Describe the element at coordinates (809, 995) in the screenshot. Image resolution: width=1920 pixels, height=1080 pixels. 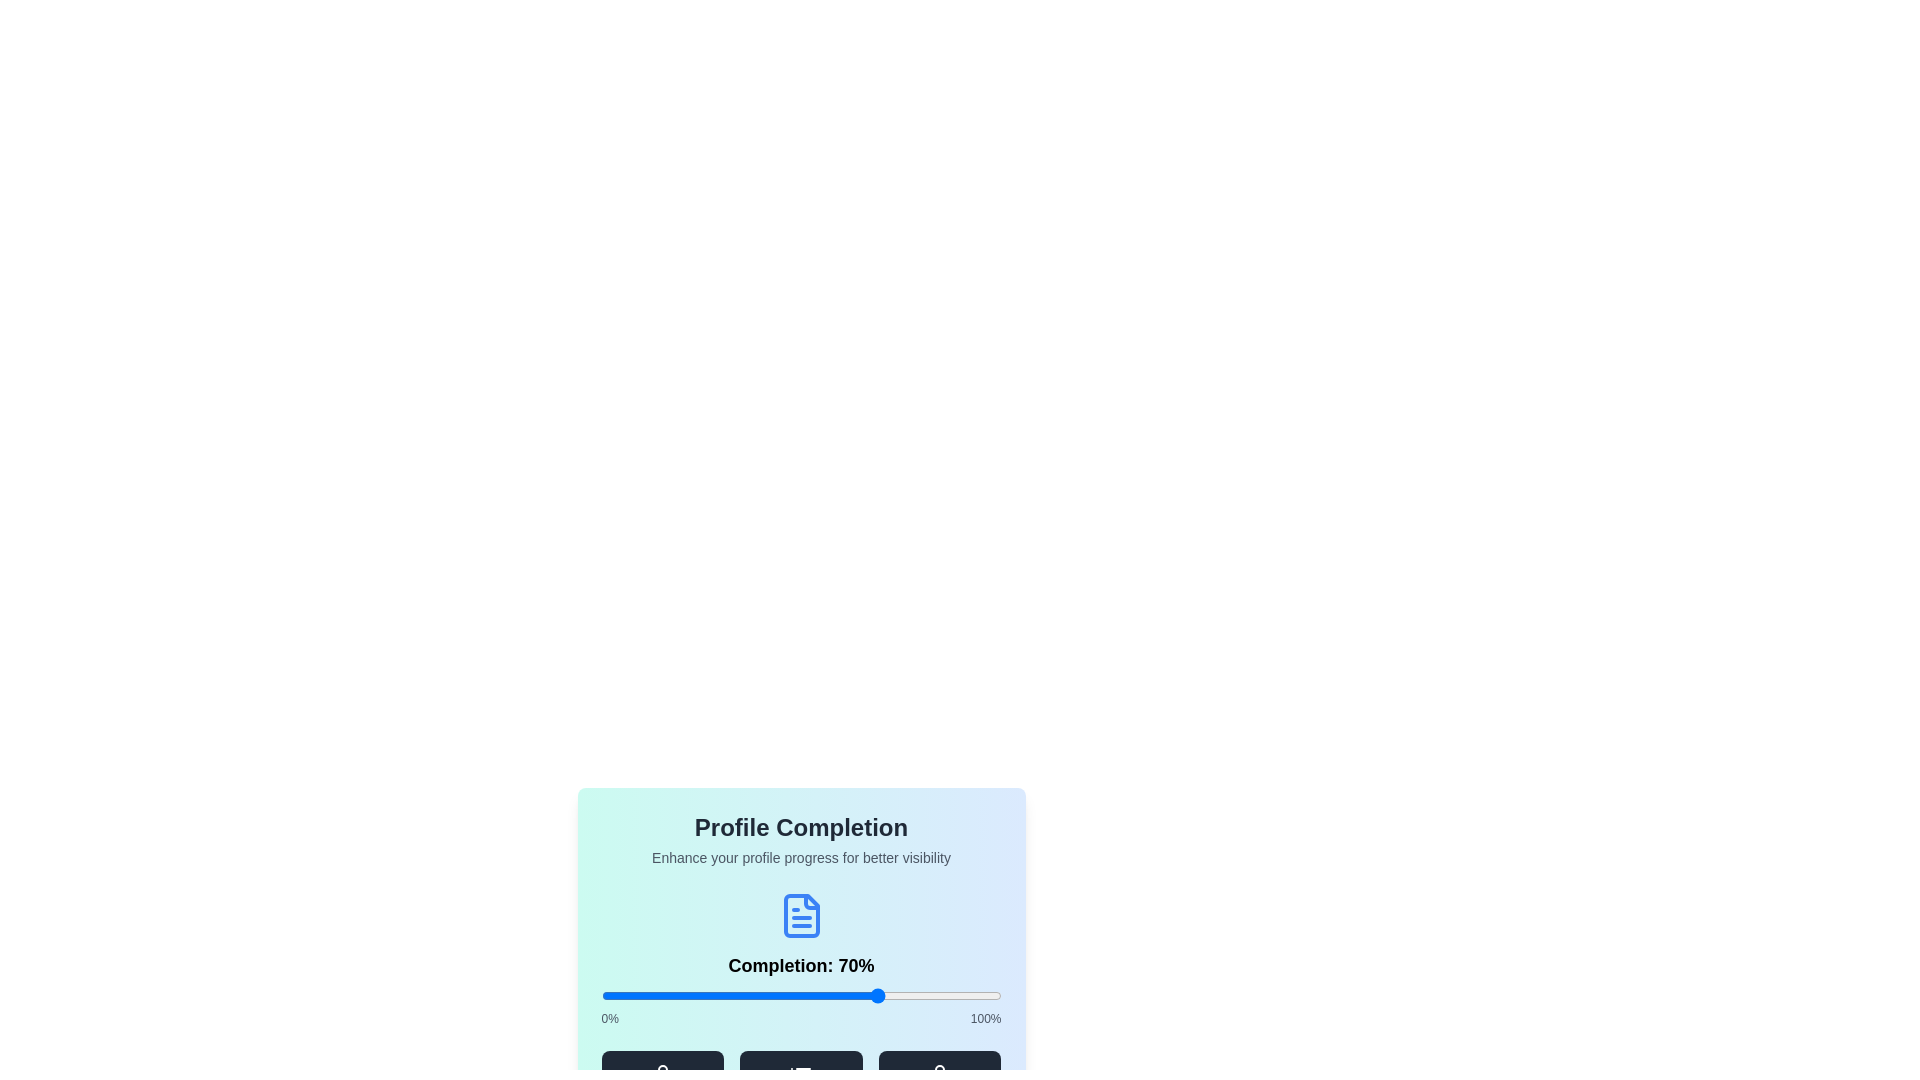
I see `the profile completion slider` at that location.